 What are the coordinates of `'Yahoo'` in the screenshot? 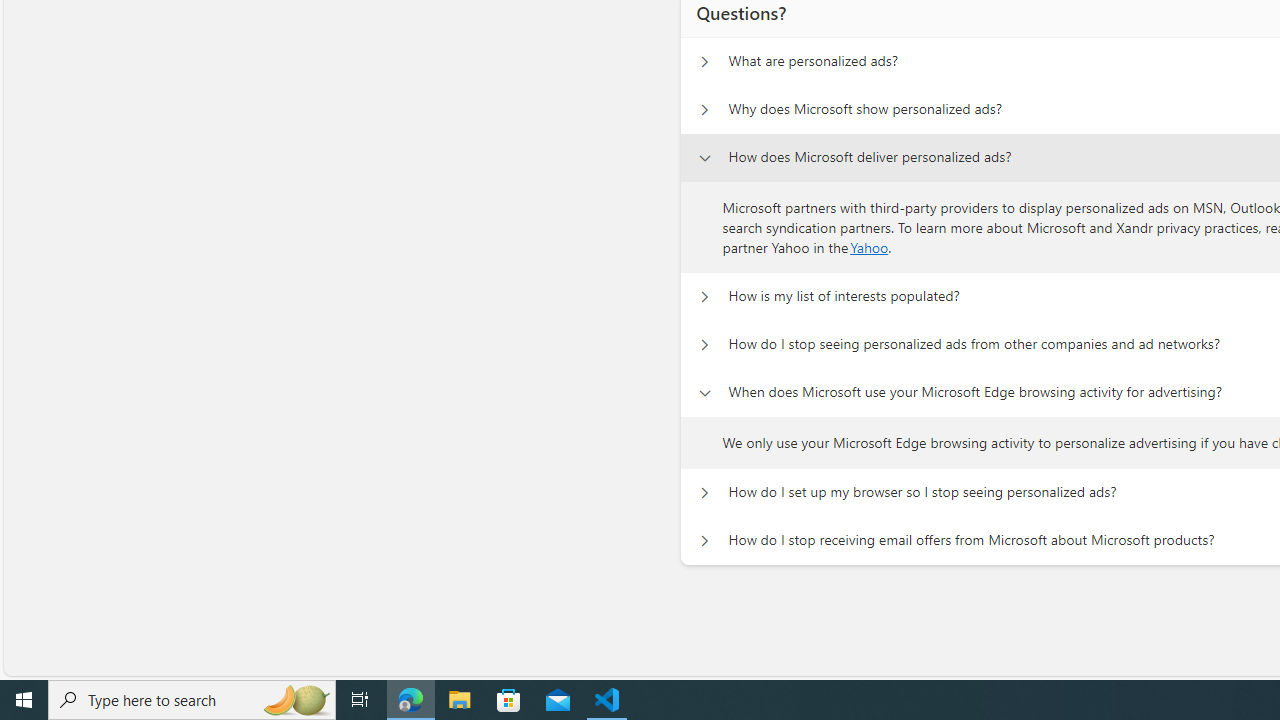 It's located at (869, 245).